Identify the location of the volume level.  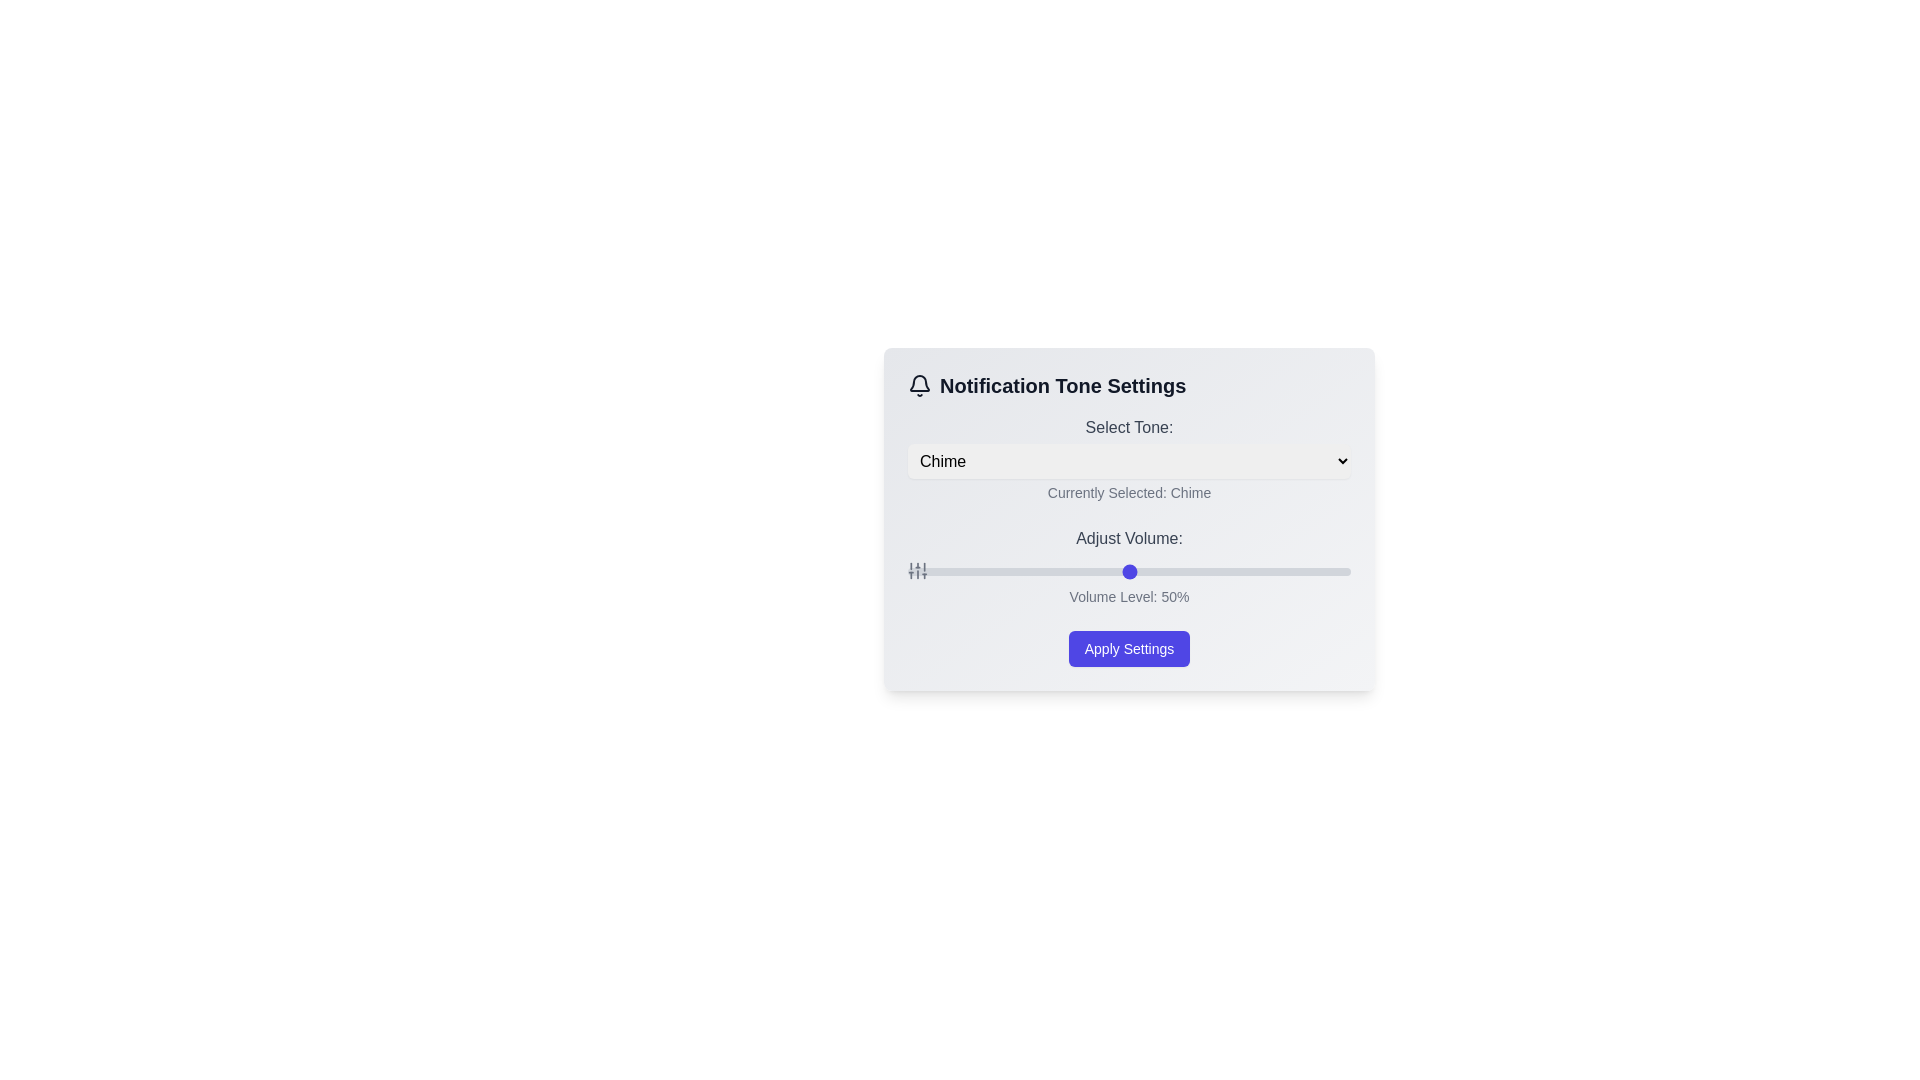
(961, 571).